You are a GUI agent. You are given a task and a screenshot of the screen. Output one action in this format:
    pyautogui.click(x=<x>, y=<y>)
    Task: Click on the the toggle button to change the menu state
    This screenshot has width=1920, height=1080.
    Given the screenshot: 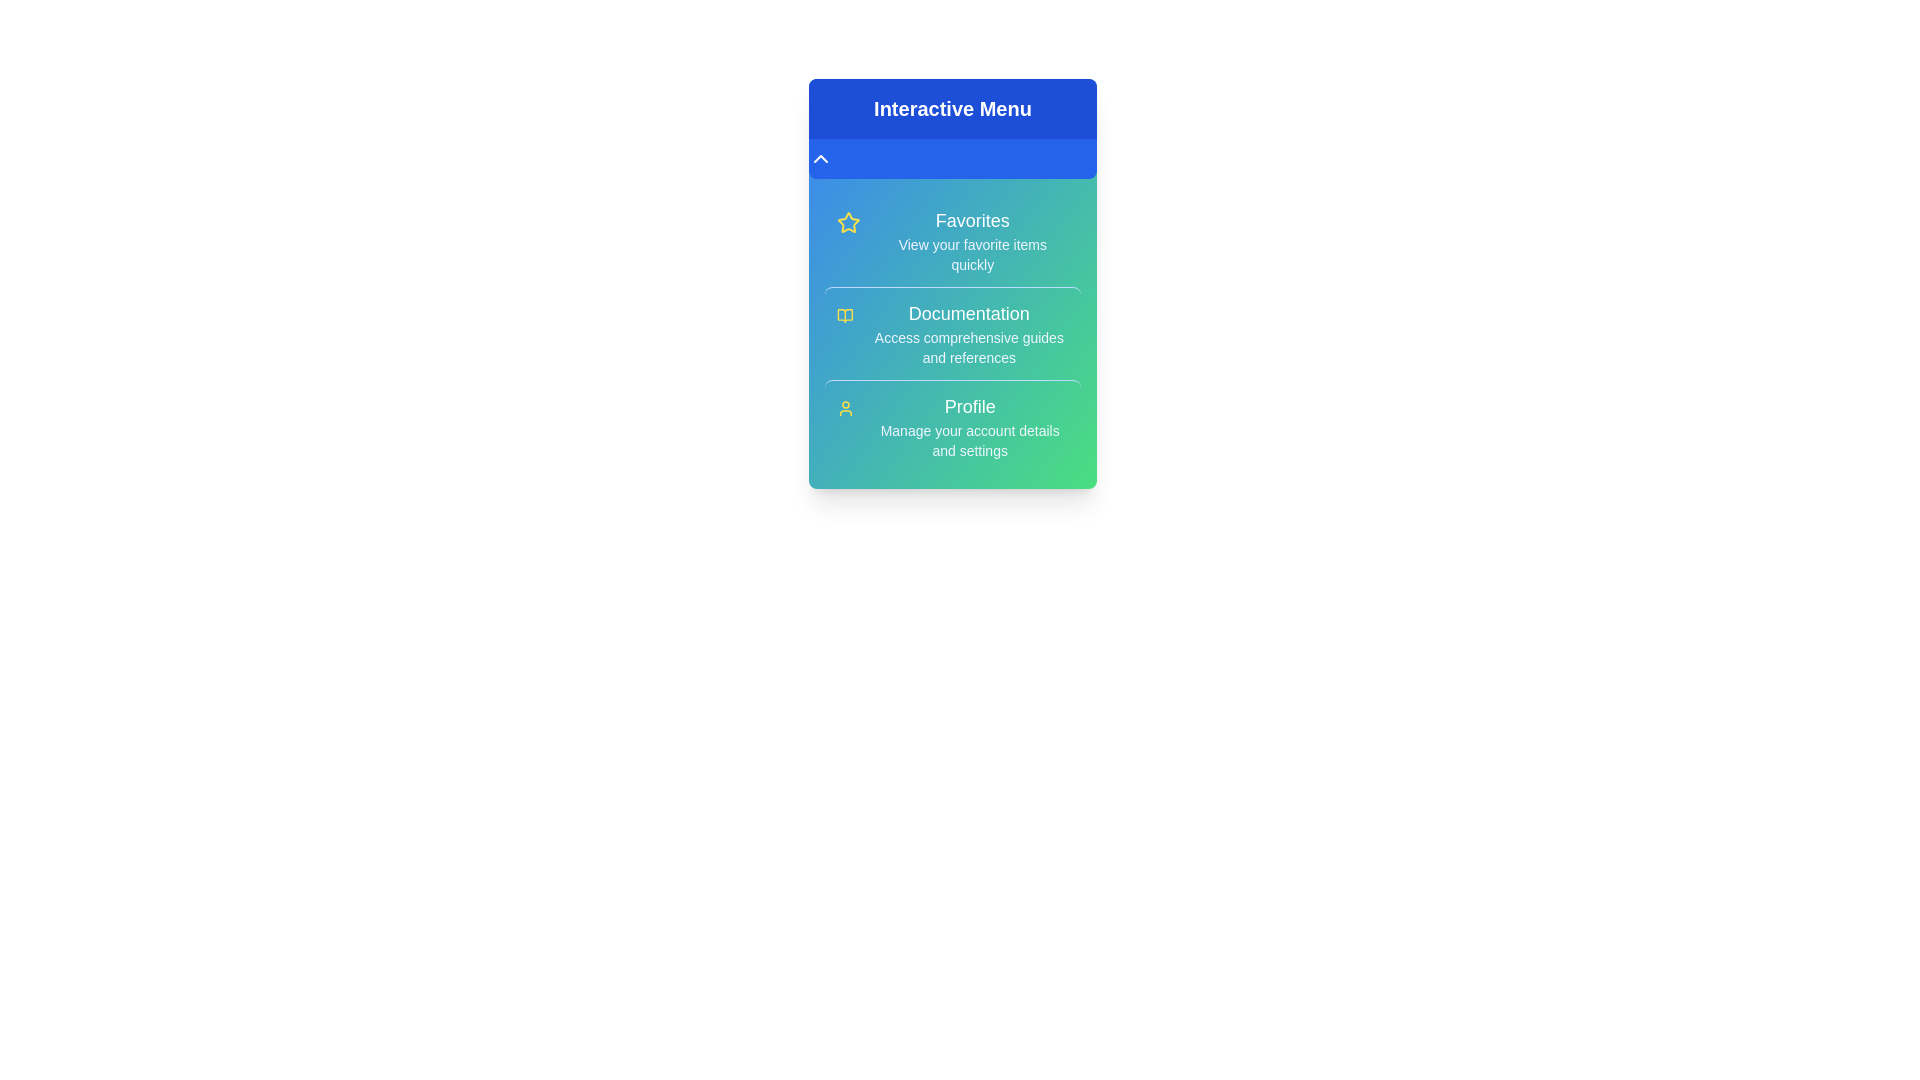 What is the action you would take?
    pyautogui.click(x=952, y=157)
    